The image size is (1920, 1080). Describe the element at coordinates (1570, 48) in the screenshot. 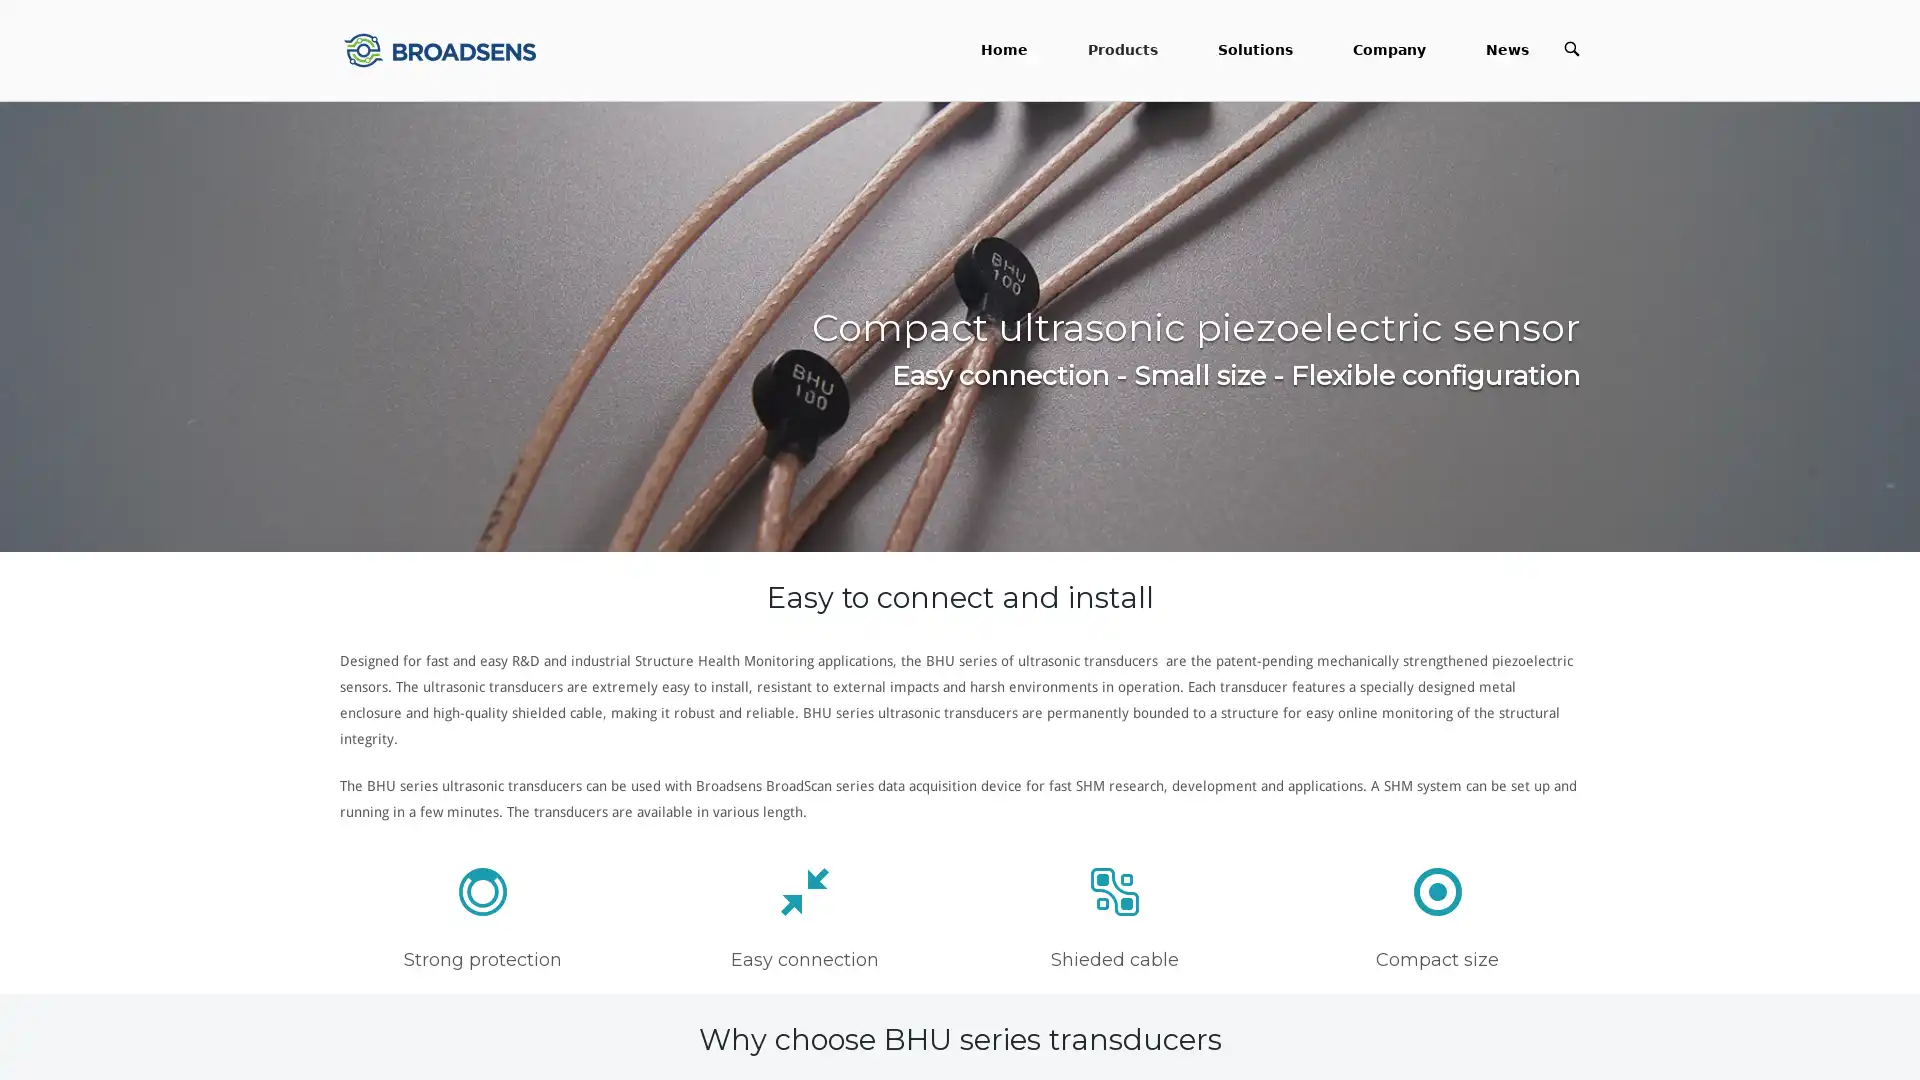

I see `OPEN SEARCH BAR` at that location.